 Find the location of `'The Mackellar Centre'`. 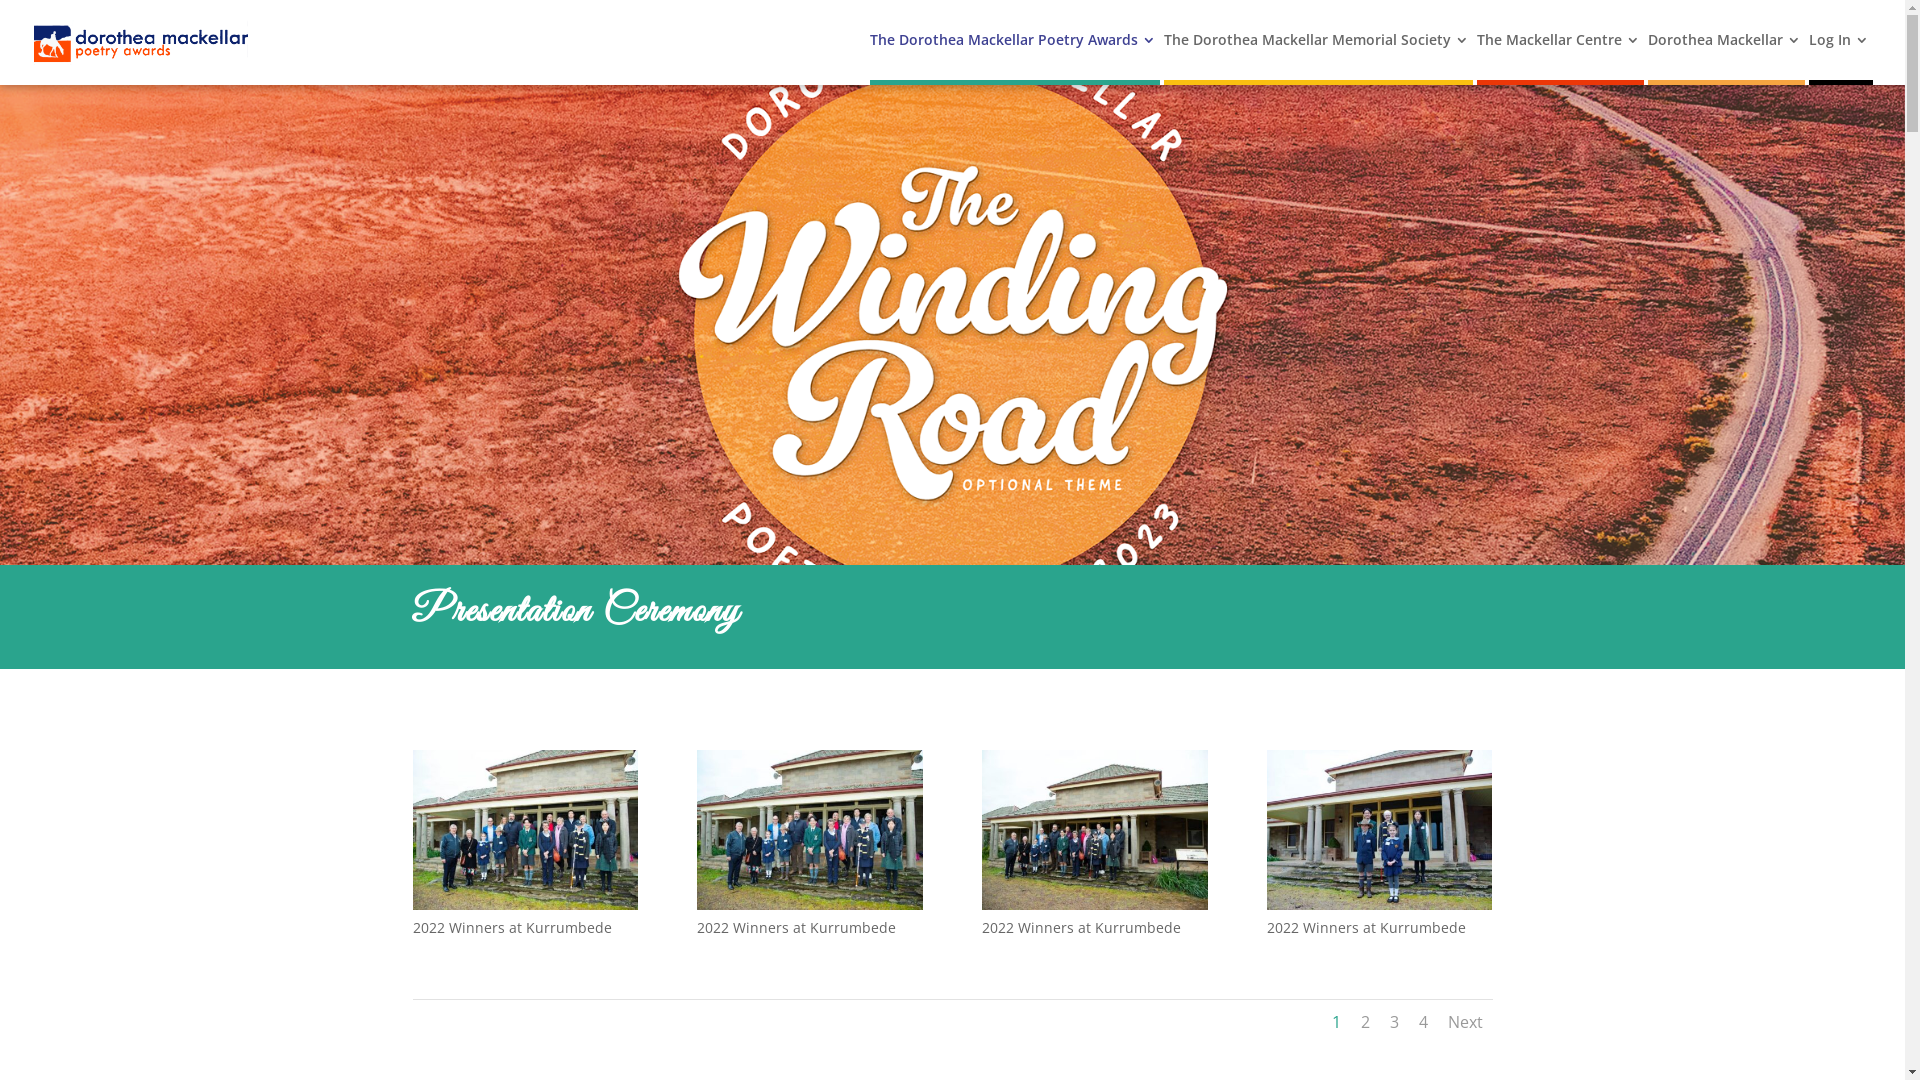

'The Mackellar Centre' is located at coordinates (1557, 55).